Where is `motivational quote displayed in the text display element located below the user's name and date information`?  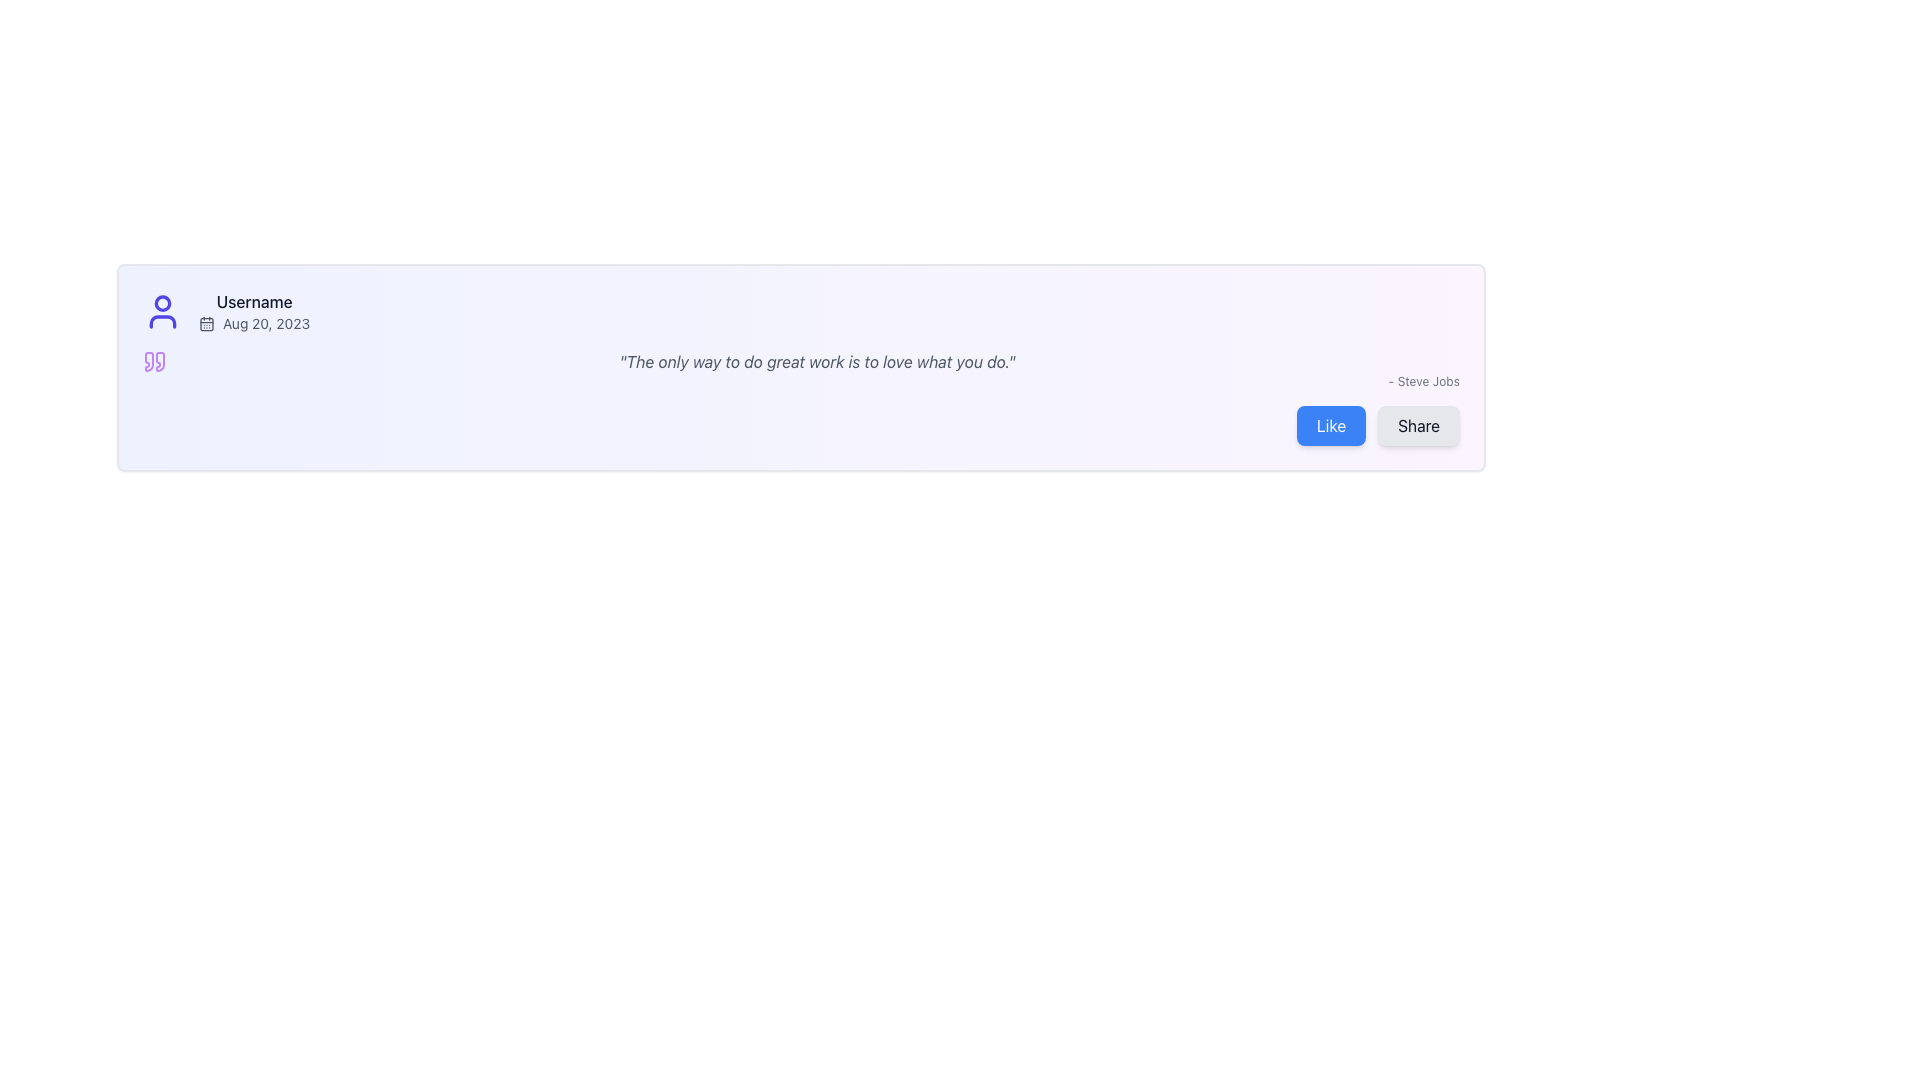
motivational quote displayed in the text display element located below the user's name and date information is located at coordinates (801, 370).